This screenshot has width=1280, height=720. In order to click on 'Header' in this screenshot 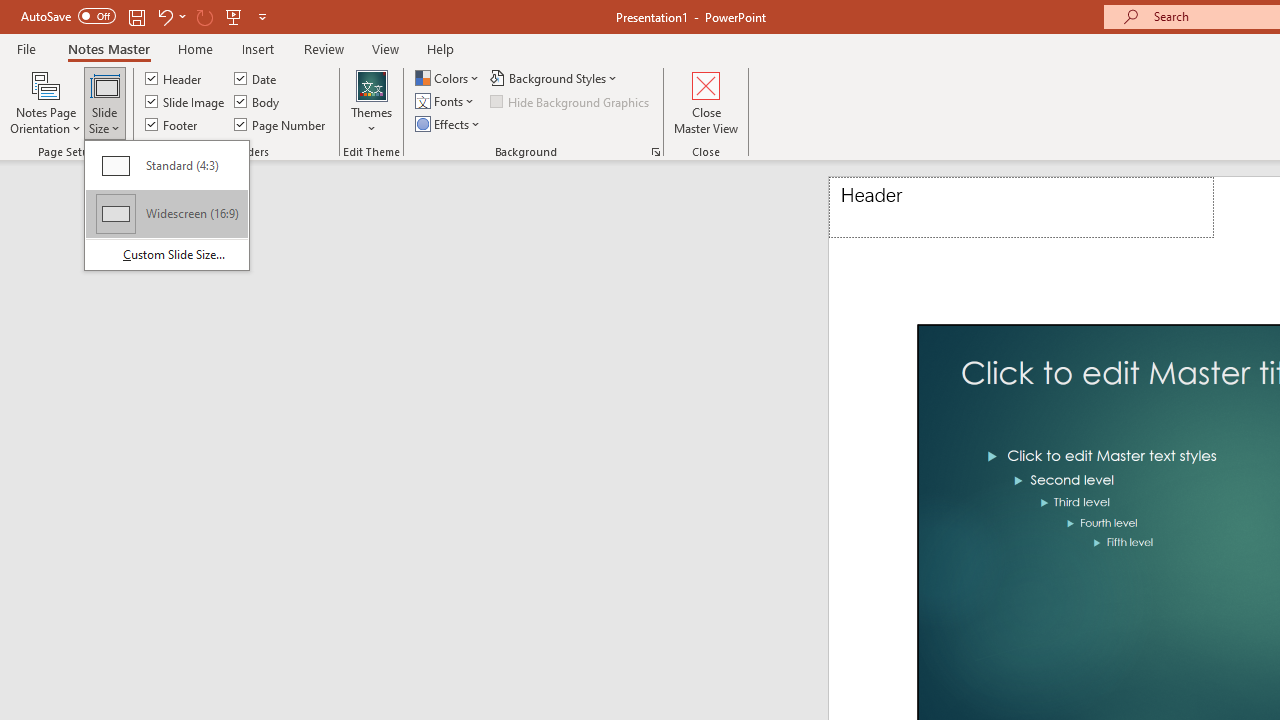, I will do `click(1021, 207)`.